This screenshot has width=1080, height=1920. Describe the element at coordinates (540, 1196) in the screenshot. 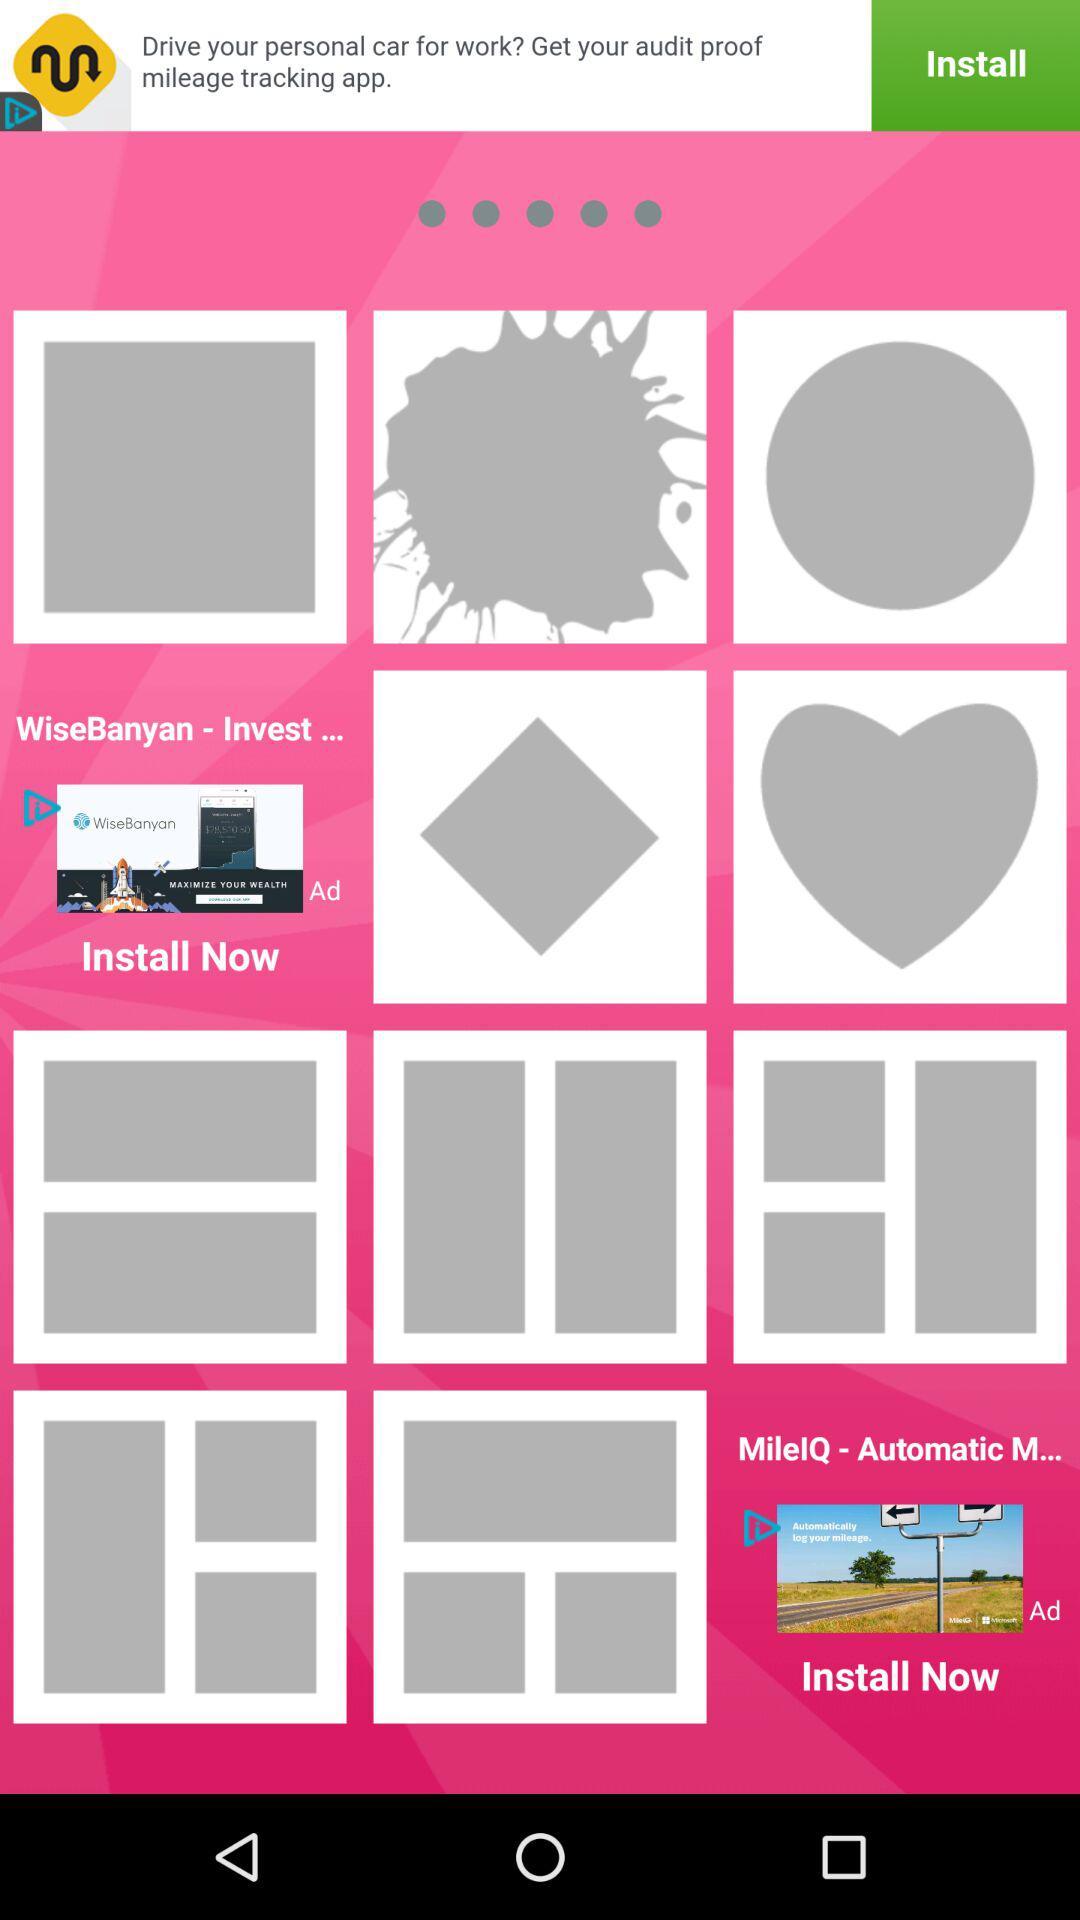

I see `rectangular portrait` at that location.